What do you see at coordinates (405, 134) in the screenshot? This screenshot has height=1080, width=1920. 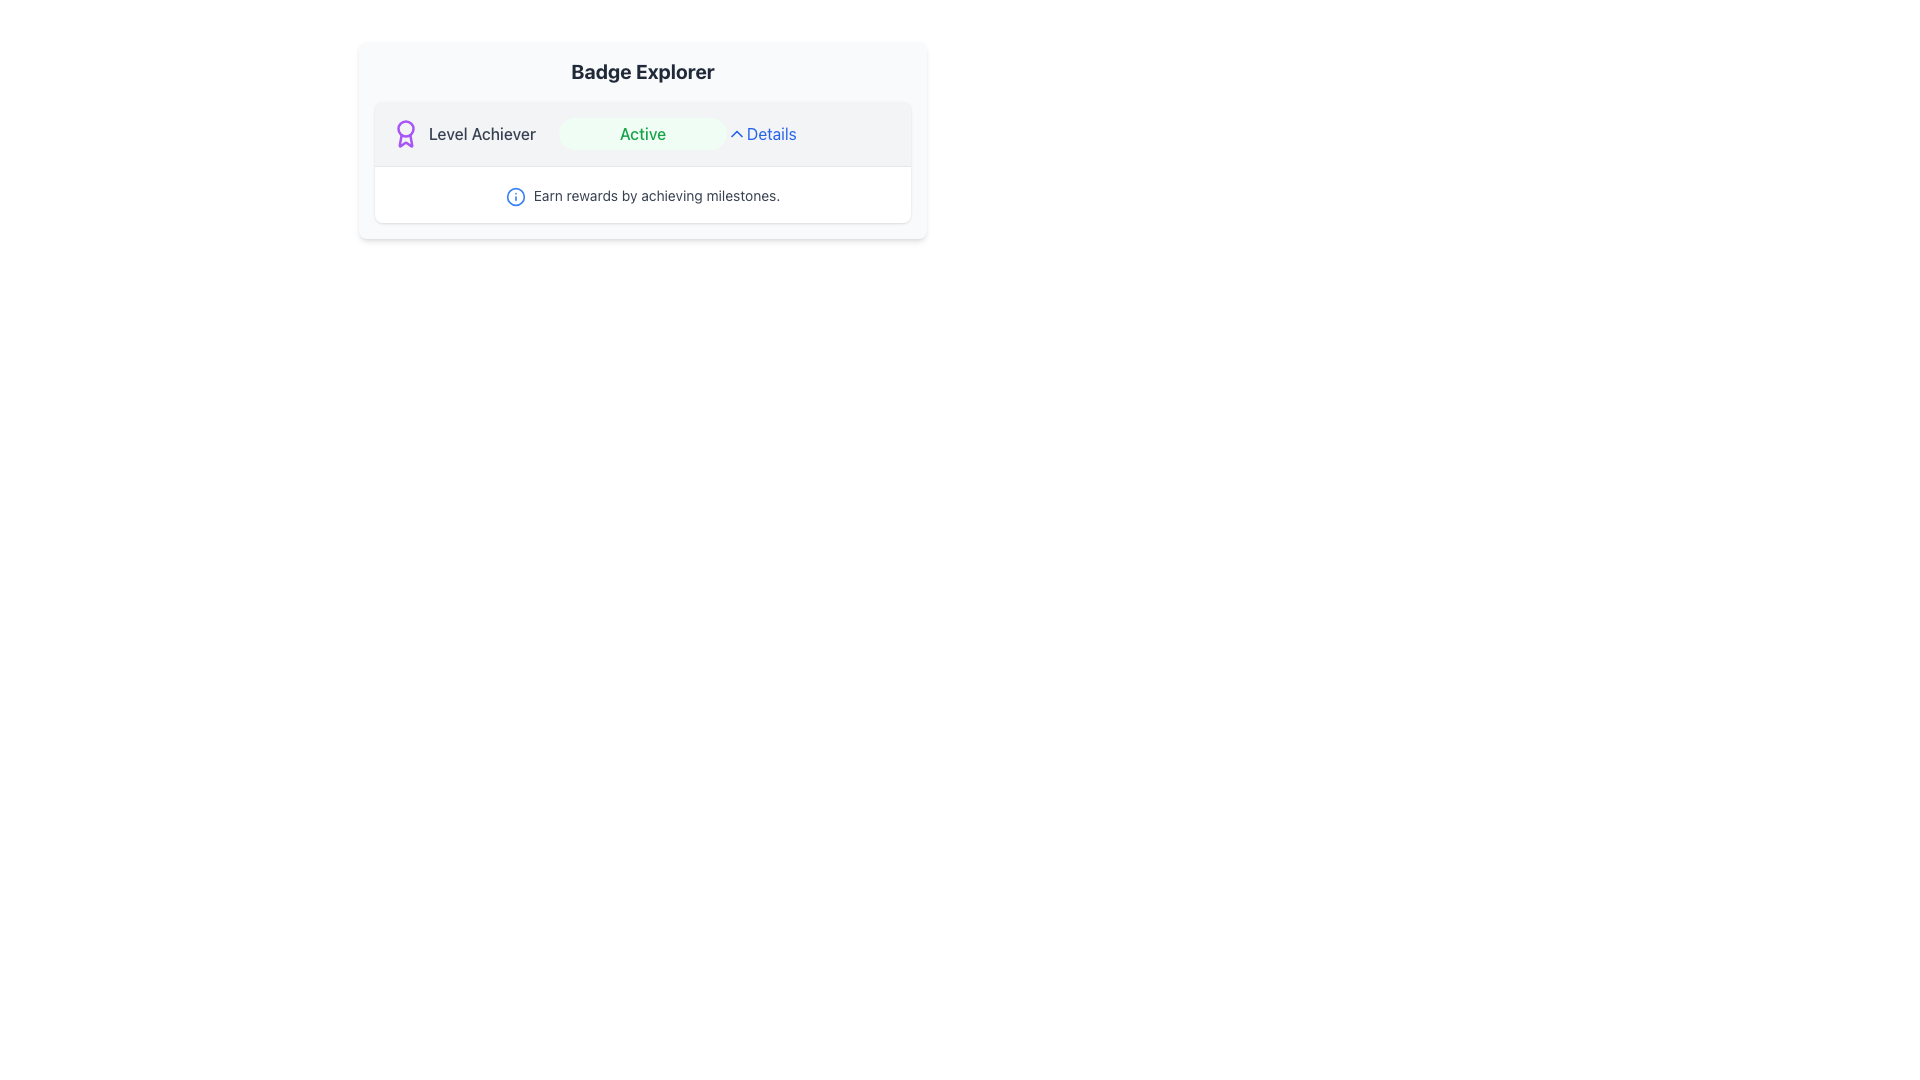 I see `the purple medal-like icon that resembles an award badge, located to the left of the text 'Level Achiever' in the 'Badge Explorer' section` at bounding box center [405, 134].